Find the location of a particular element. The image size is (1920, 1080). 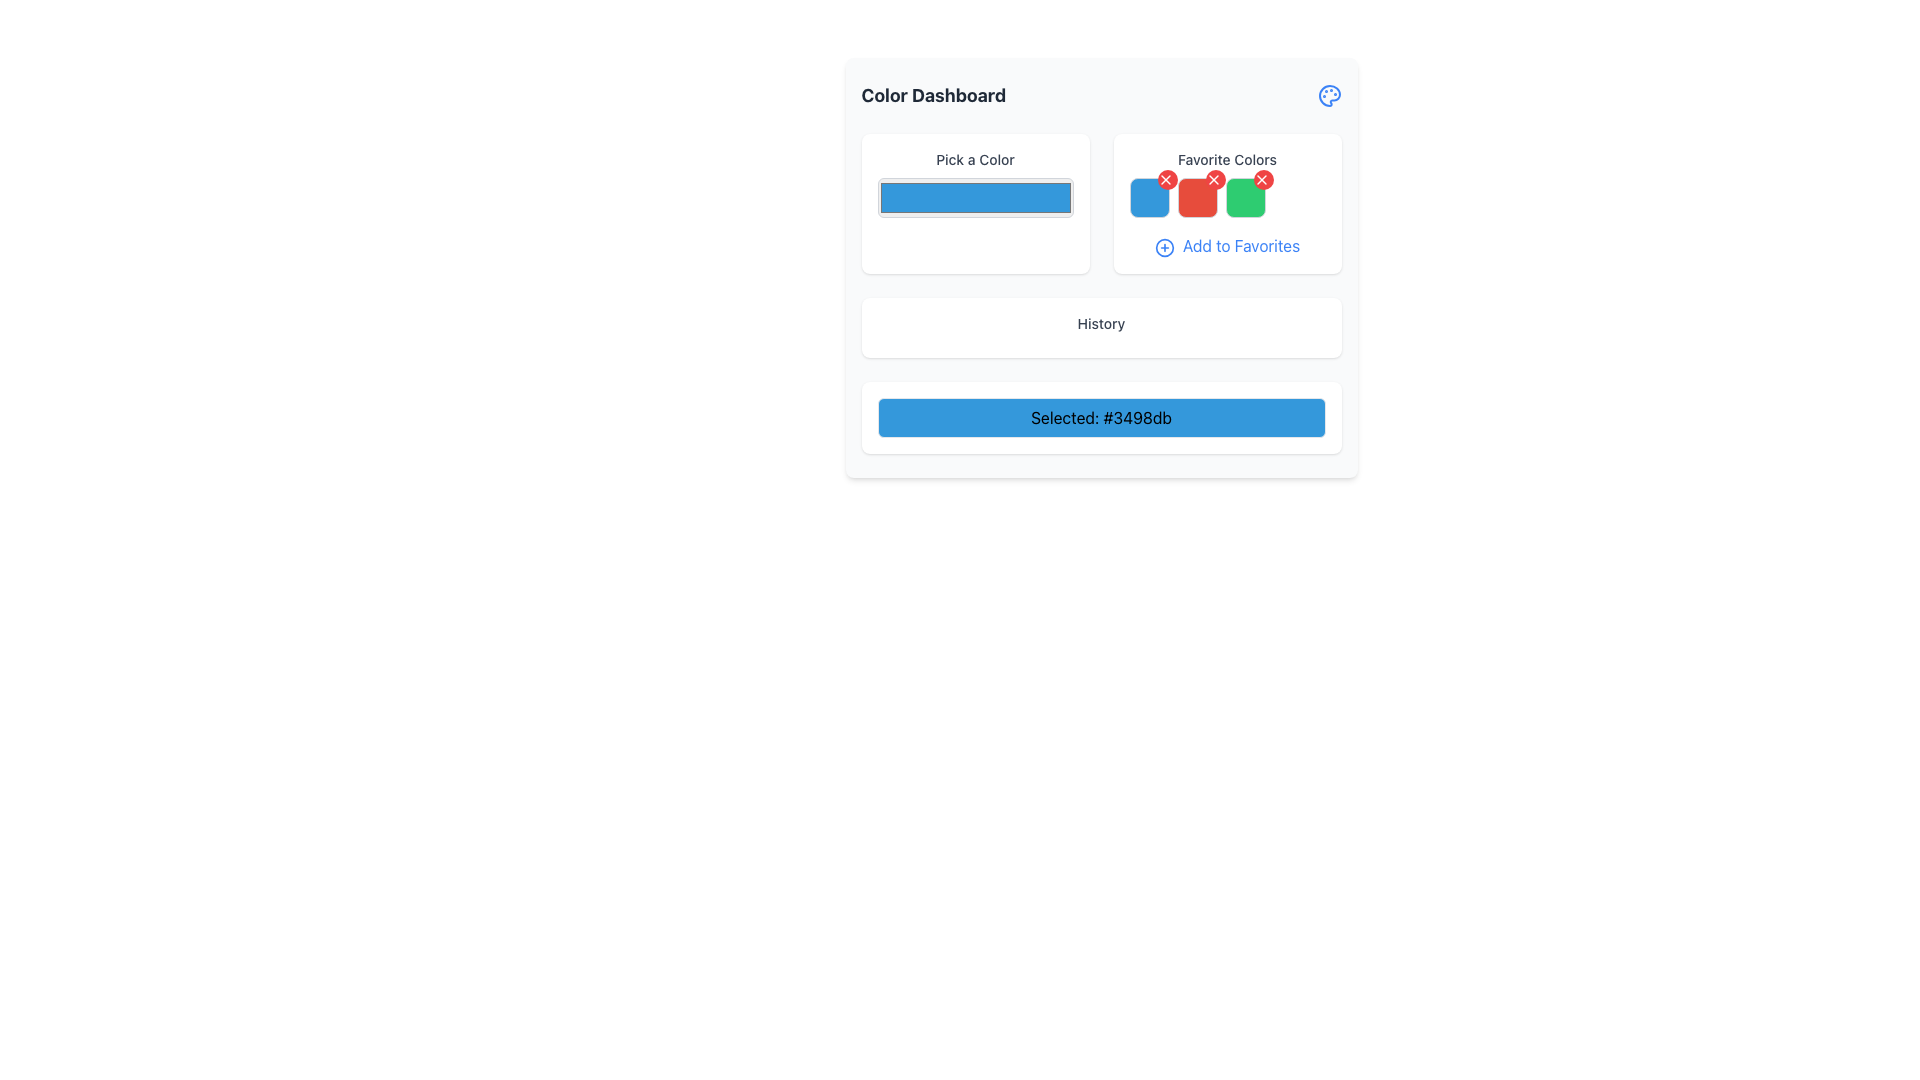

the Delete Button Icon located inside the favorites section of the dashboard, positioned over the blue color card in the first position is located at coordinates (1165, 180).